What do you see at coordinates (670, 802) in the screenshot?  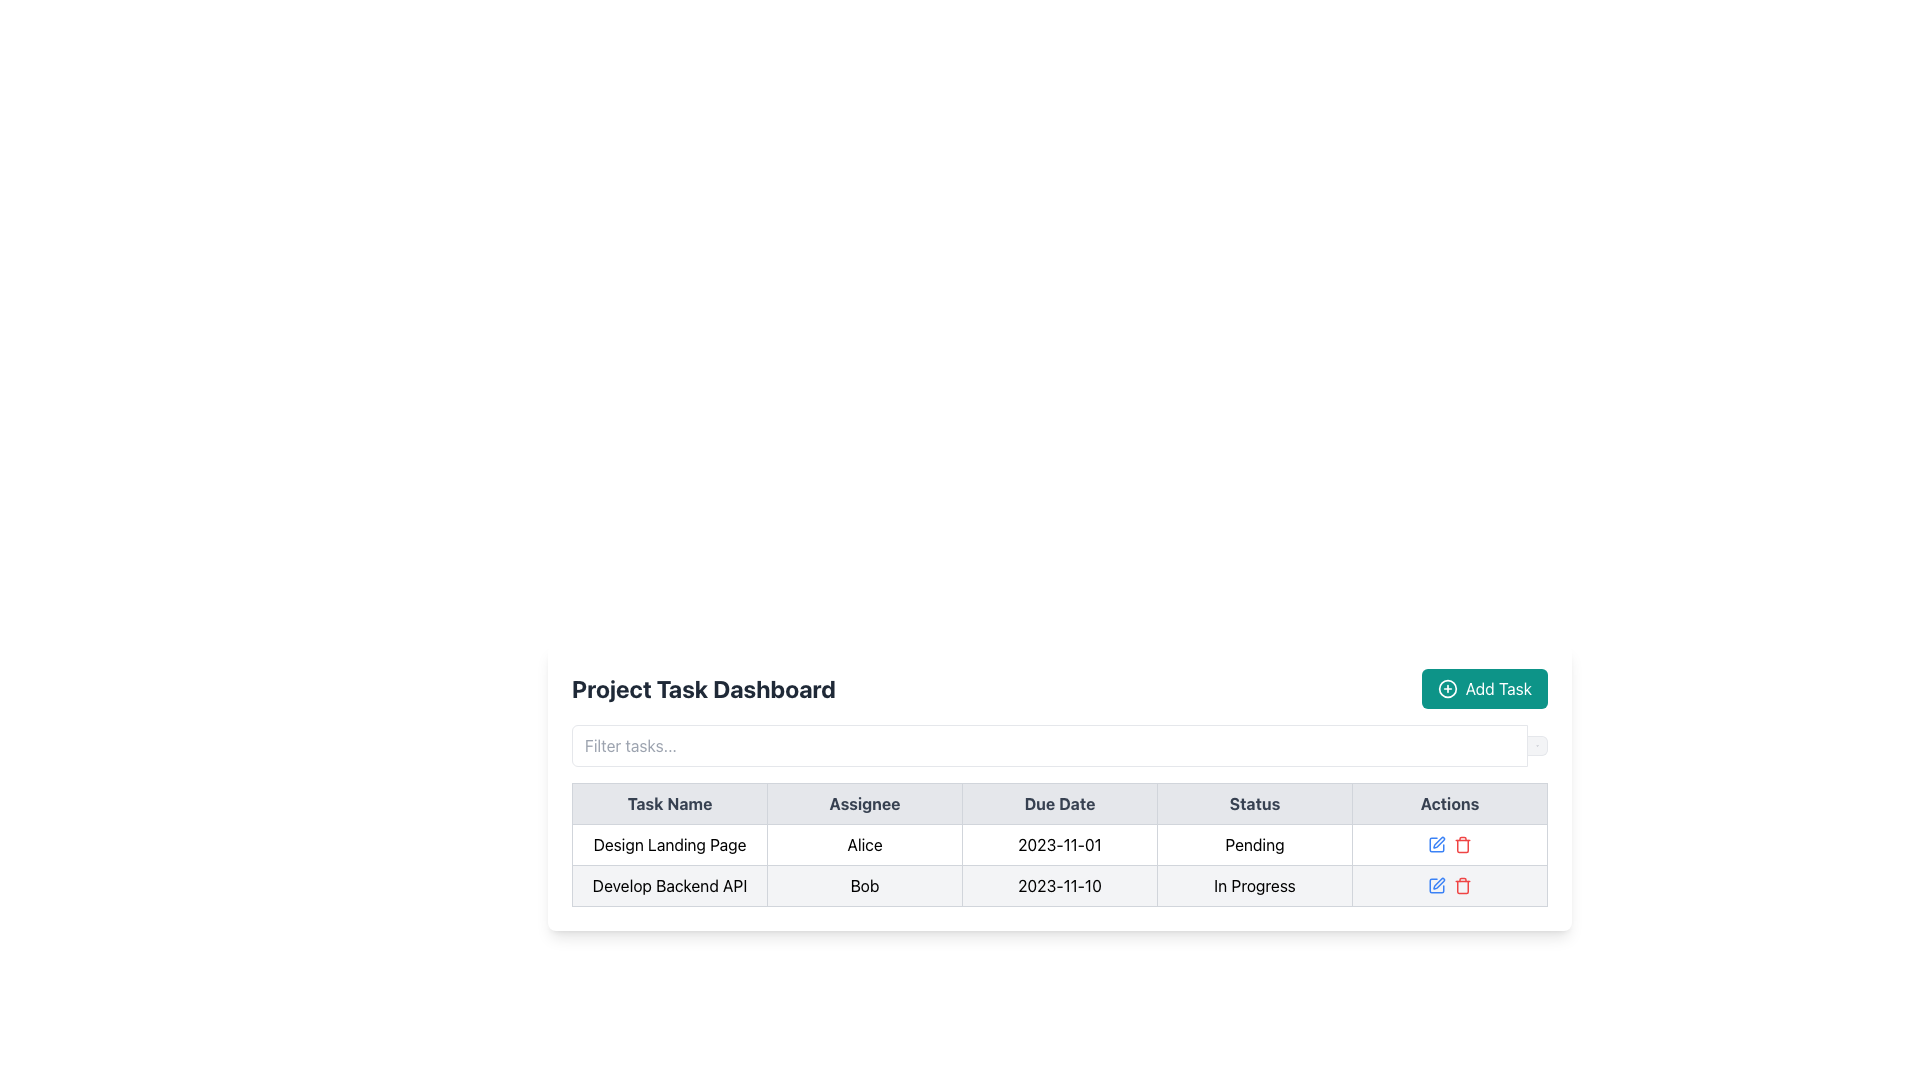 I see `the Table Header Cell labeled 'Task Name', which is styled with a gray border and bold center-aligned text, located near the top-left corner of the table` at bounding box center [670, 802].